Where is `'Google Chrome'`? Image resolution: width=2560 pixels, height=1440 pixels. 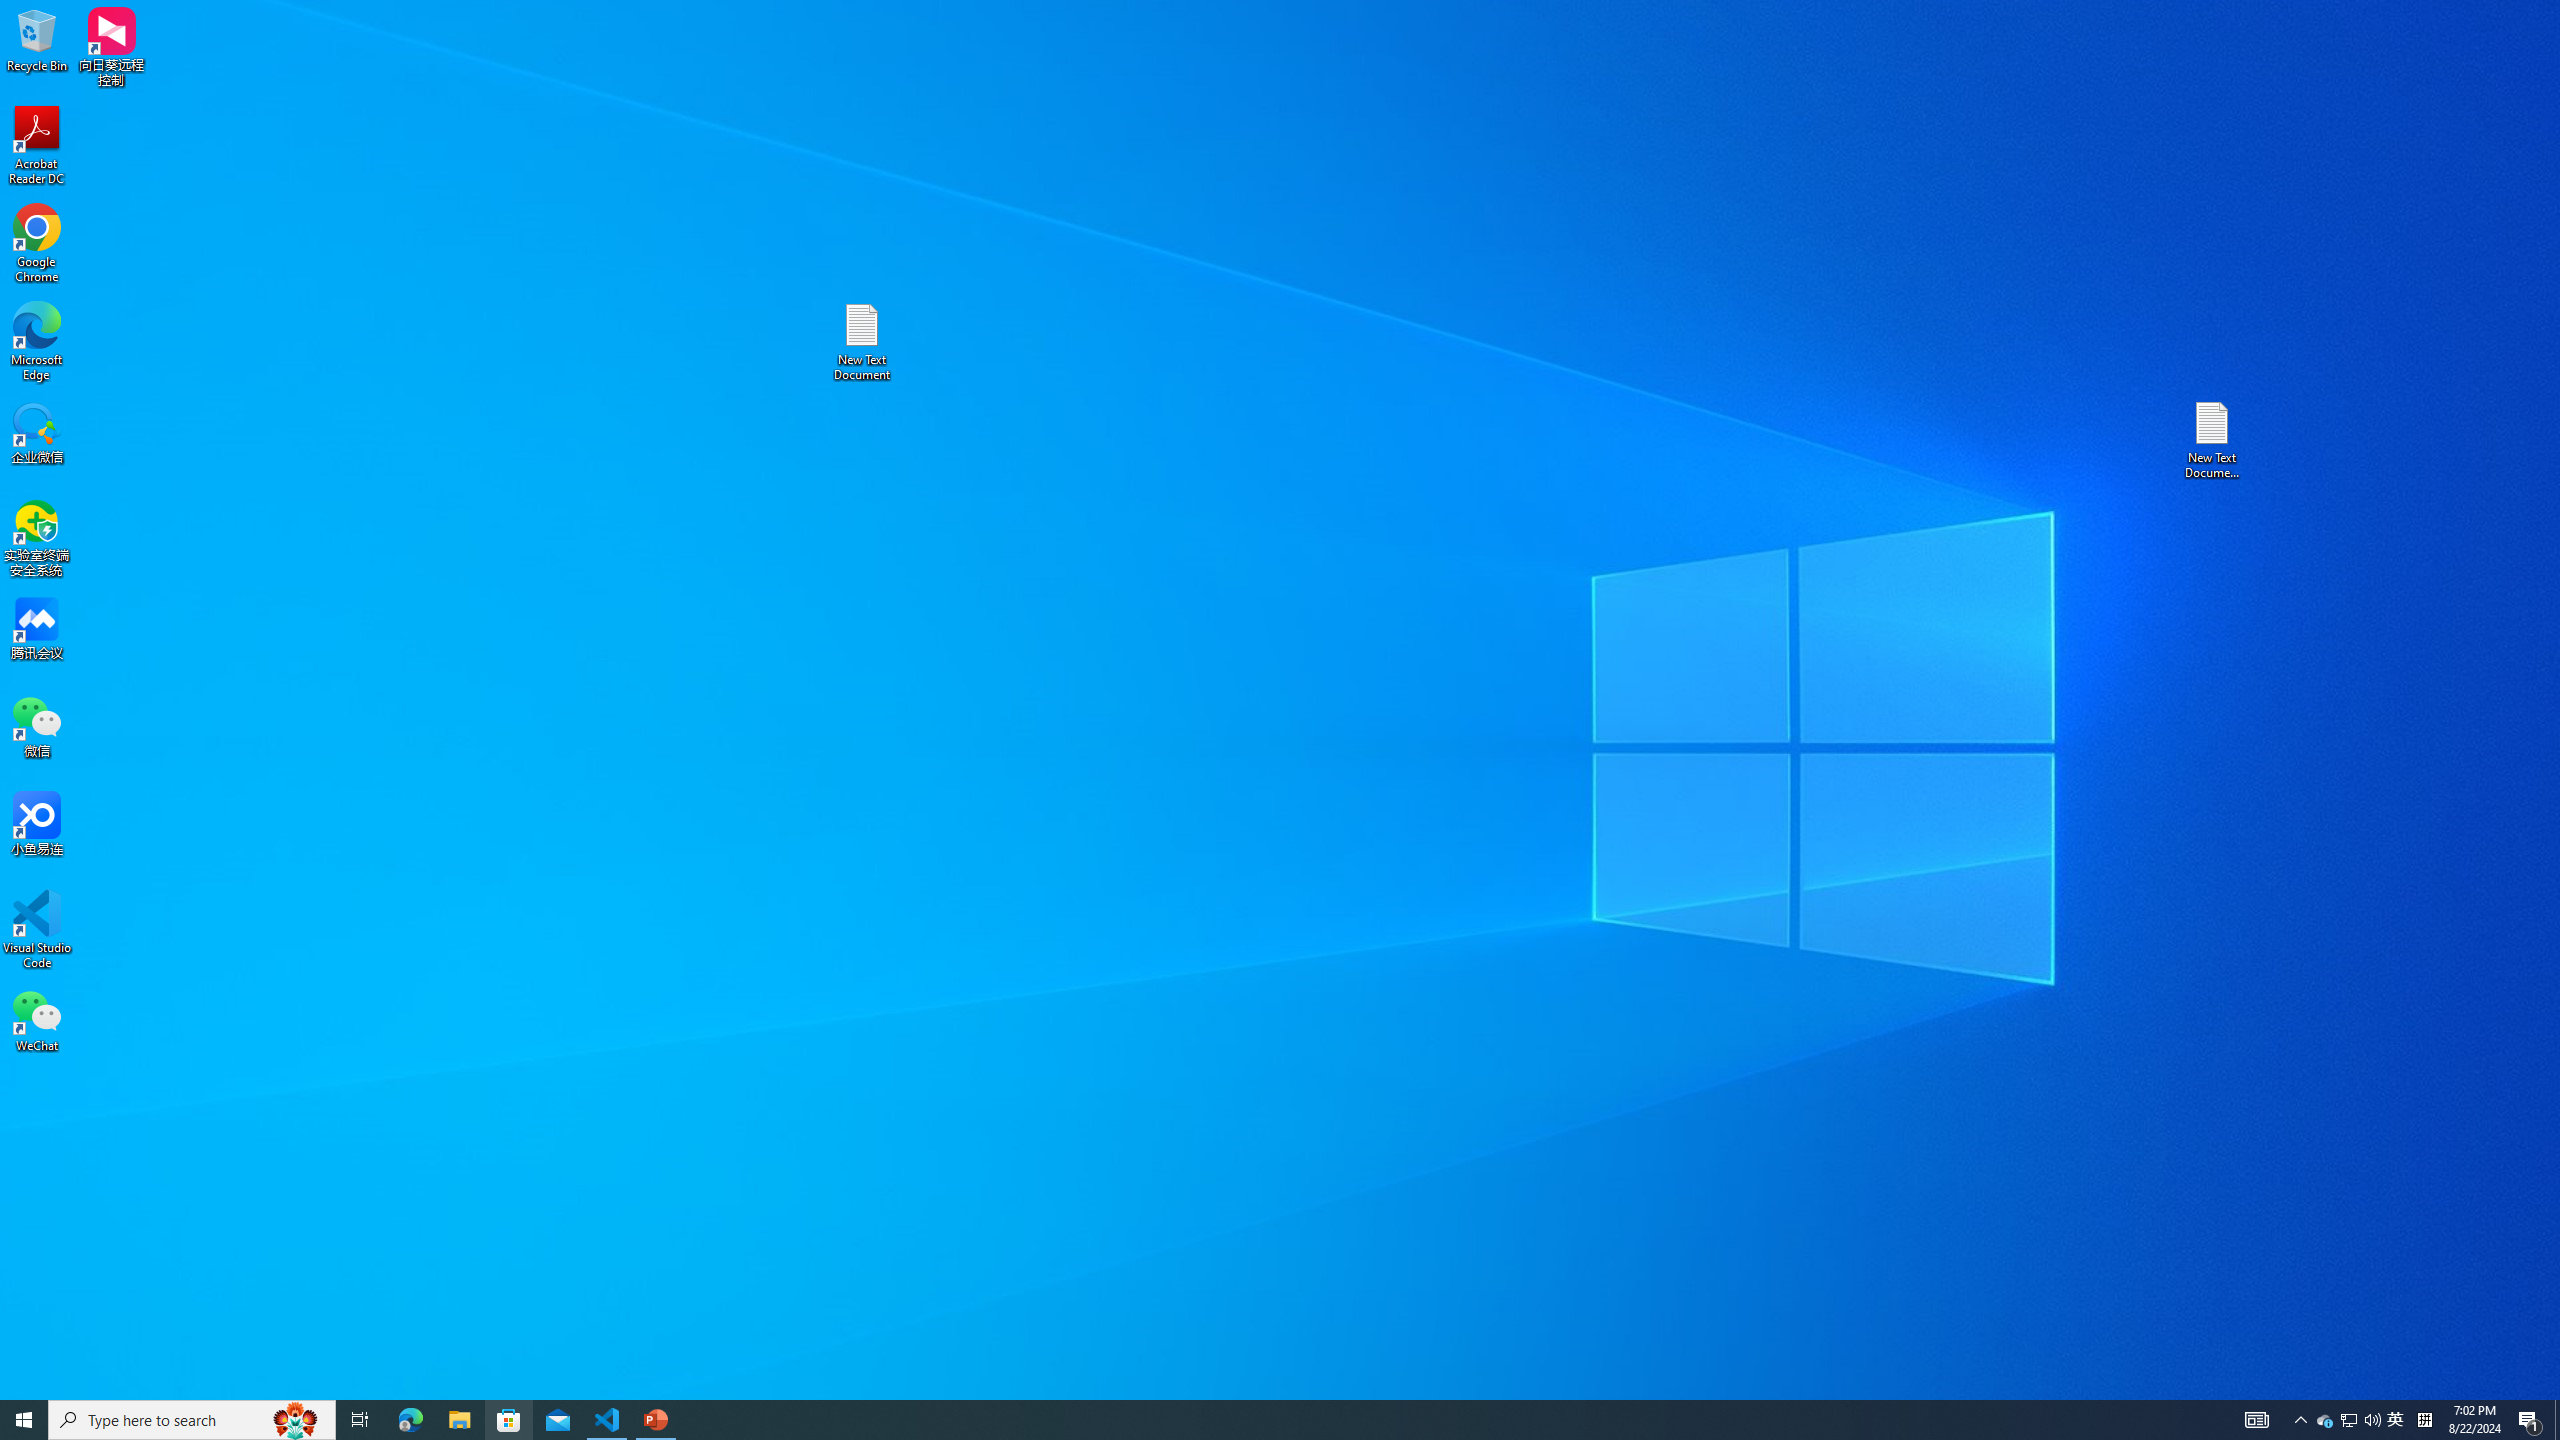 'Google Chrome' is located at coordinates (36, 244).